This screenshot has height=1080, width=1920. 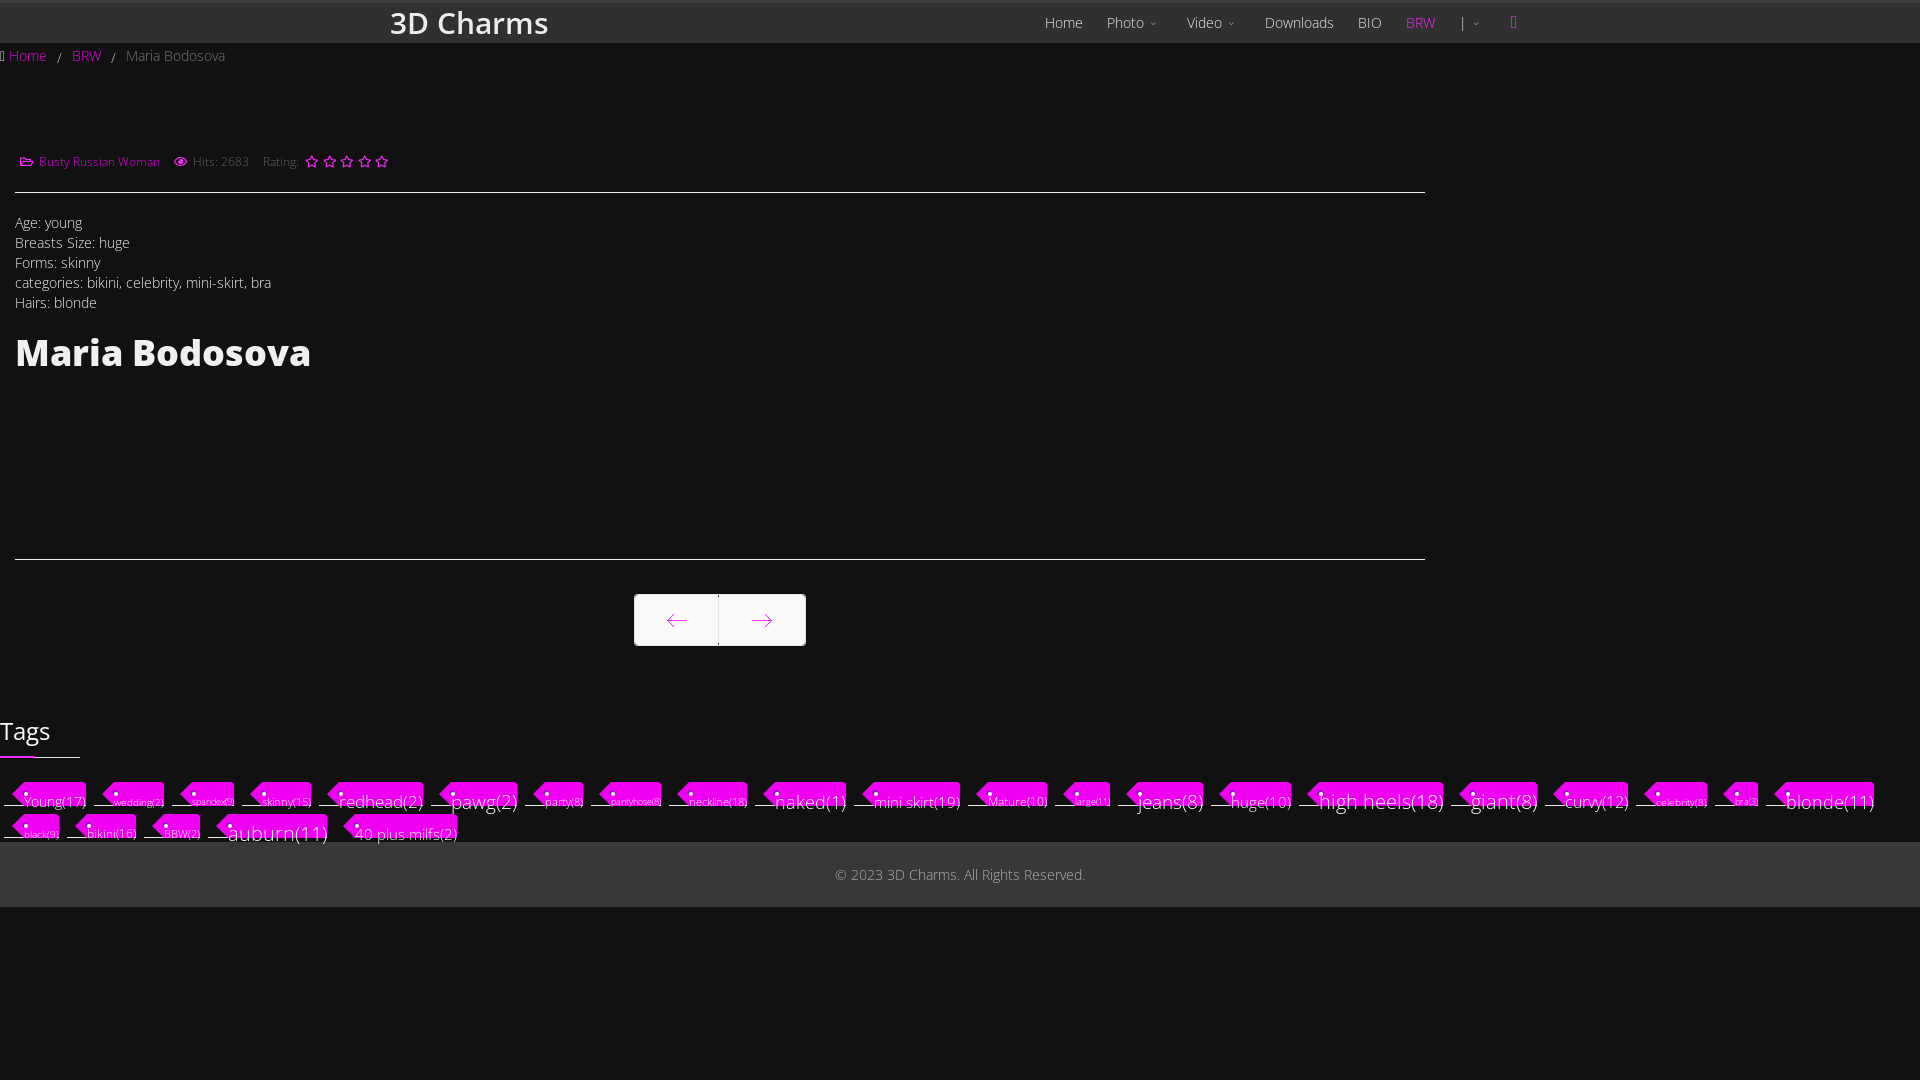 What do you see at coordinates (1503, 793) in the screenshot?
I see `'giant(8)'` at bounding box center [1503, 793].